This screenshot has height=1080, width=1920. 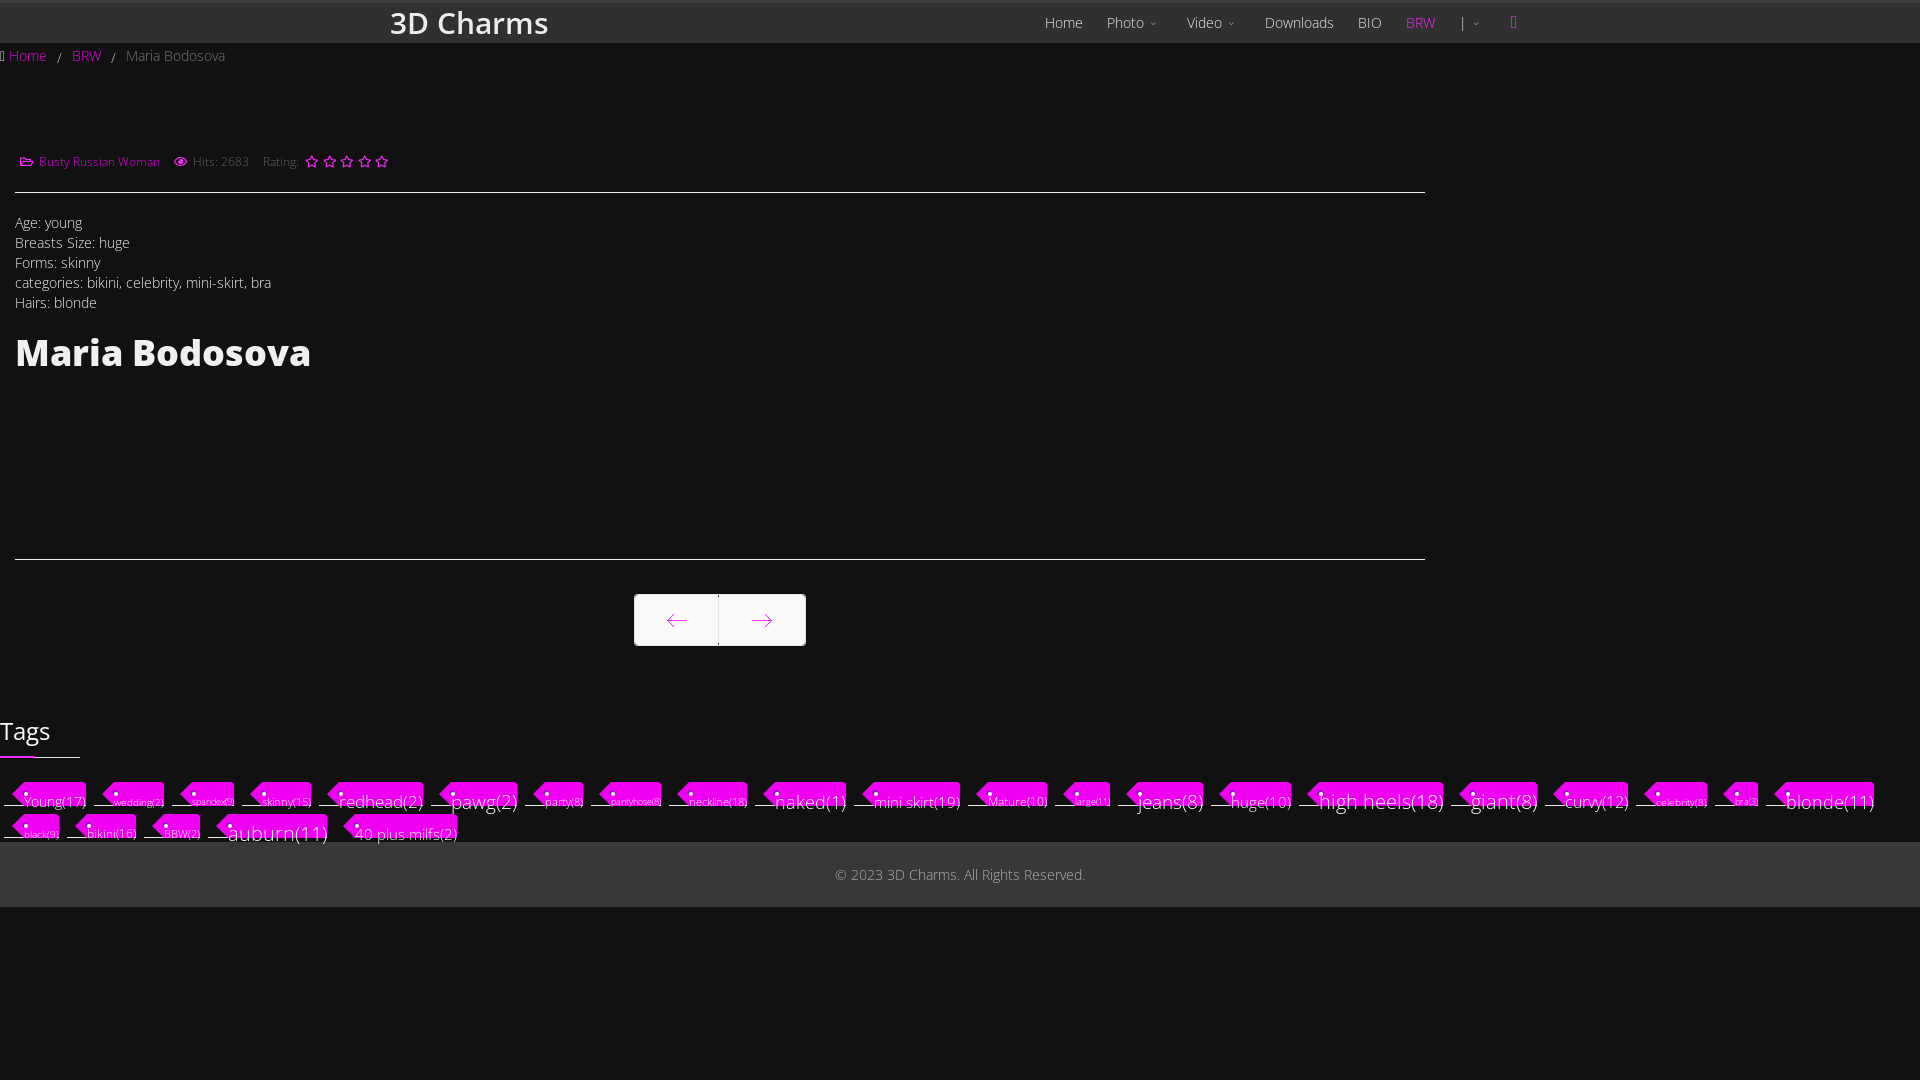 What do you see at coordinates (1503, 793) in the screenshot?
I see `'giant(8)'` at bounding box center [1503, 793].